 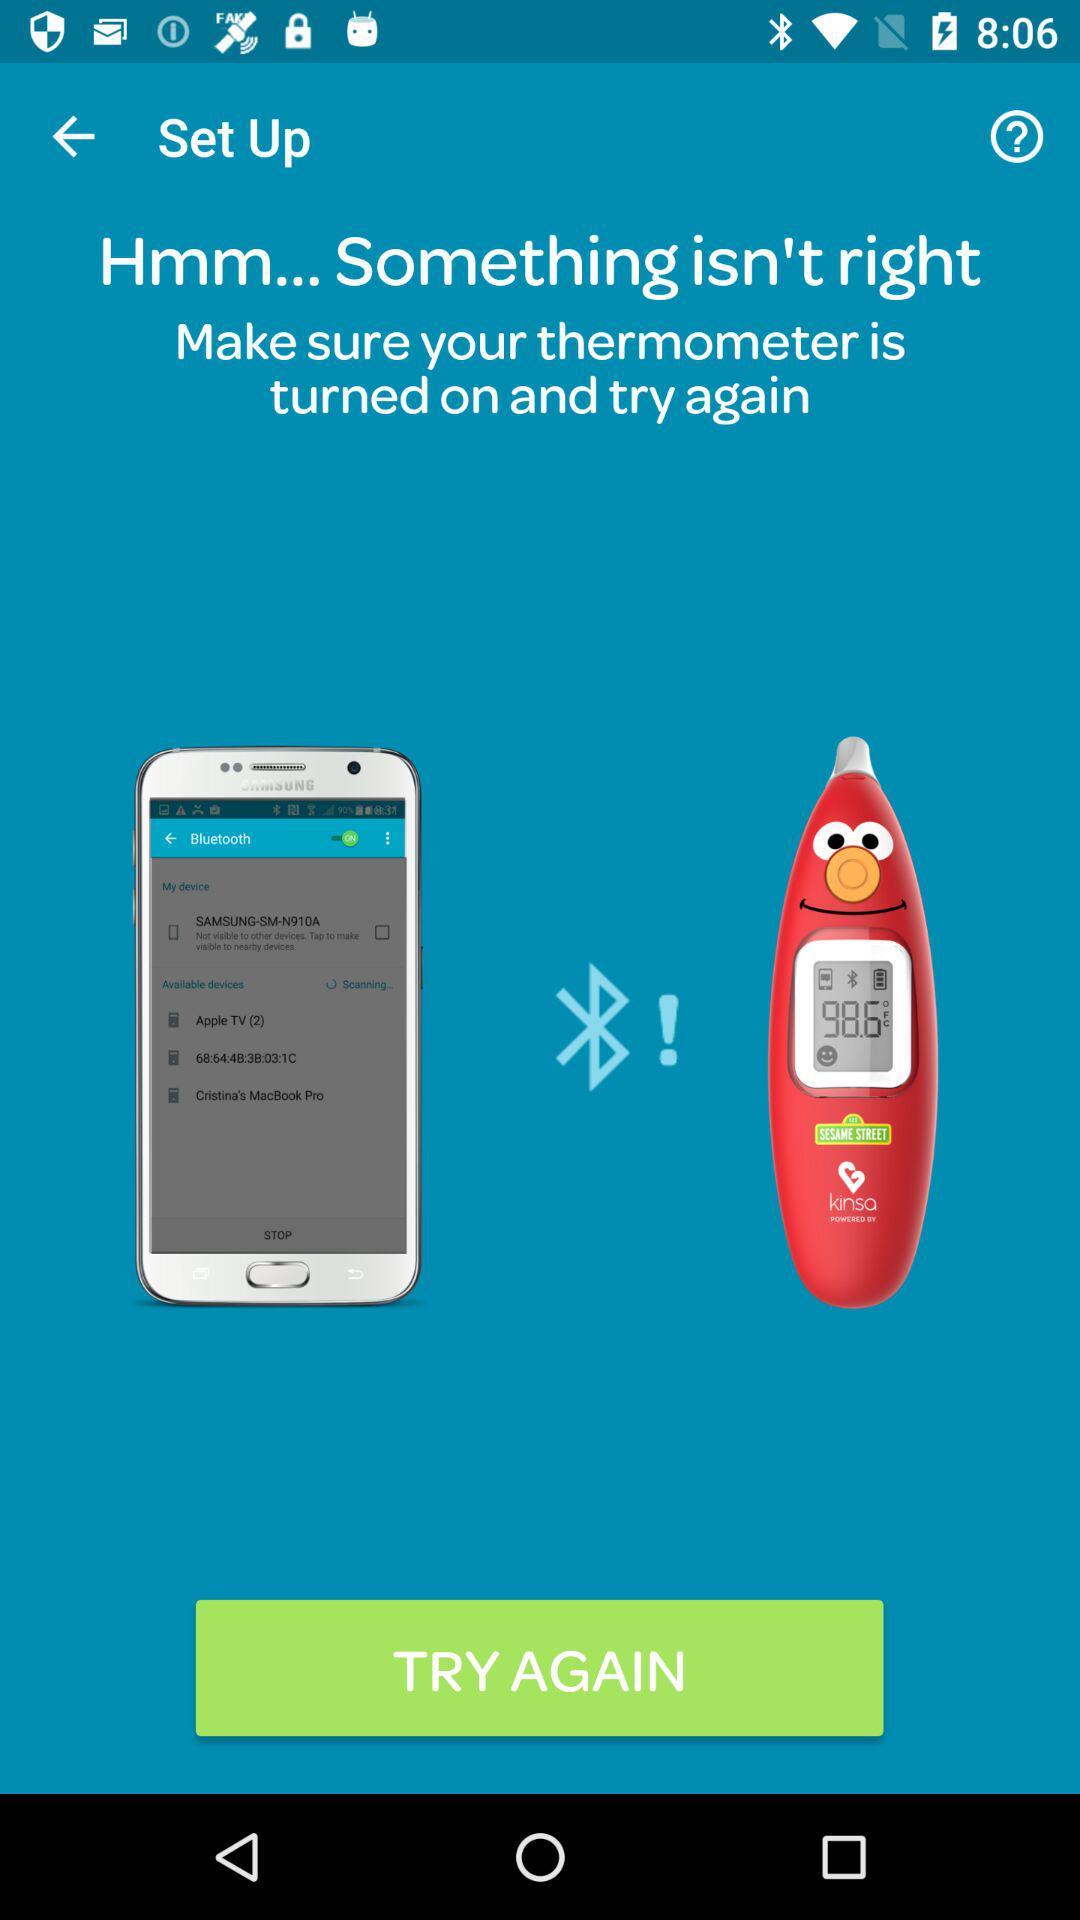 I want to click on the icon next to the set up app, so click(x=72, y=135).